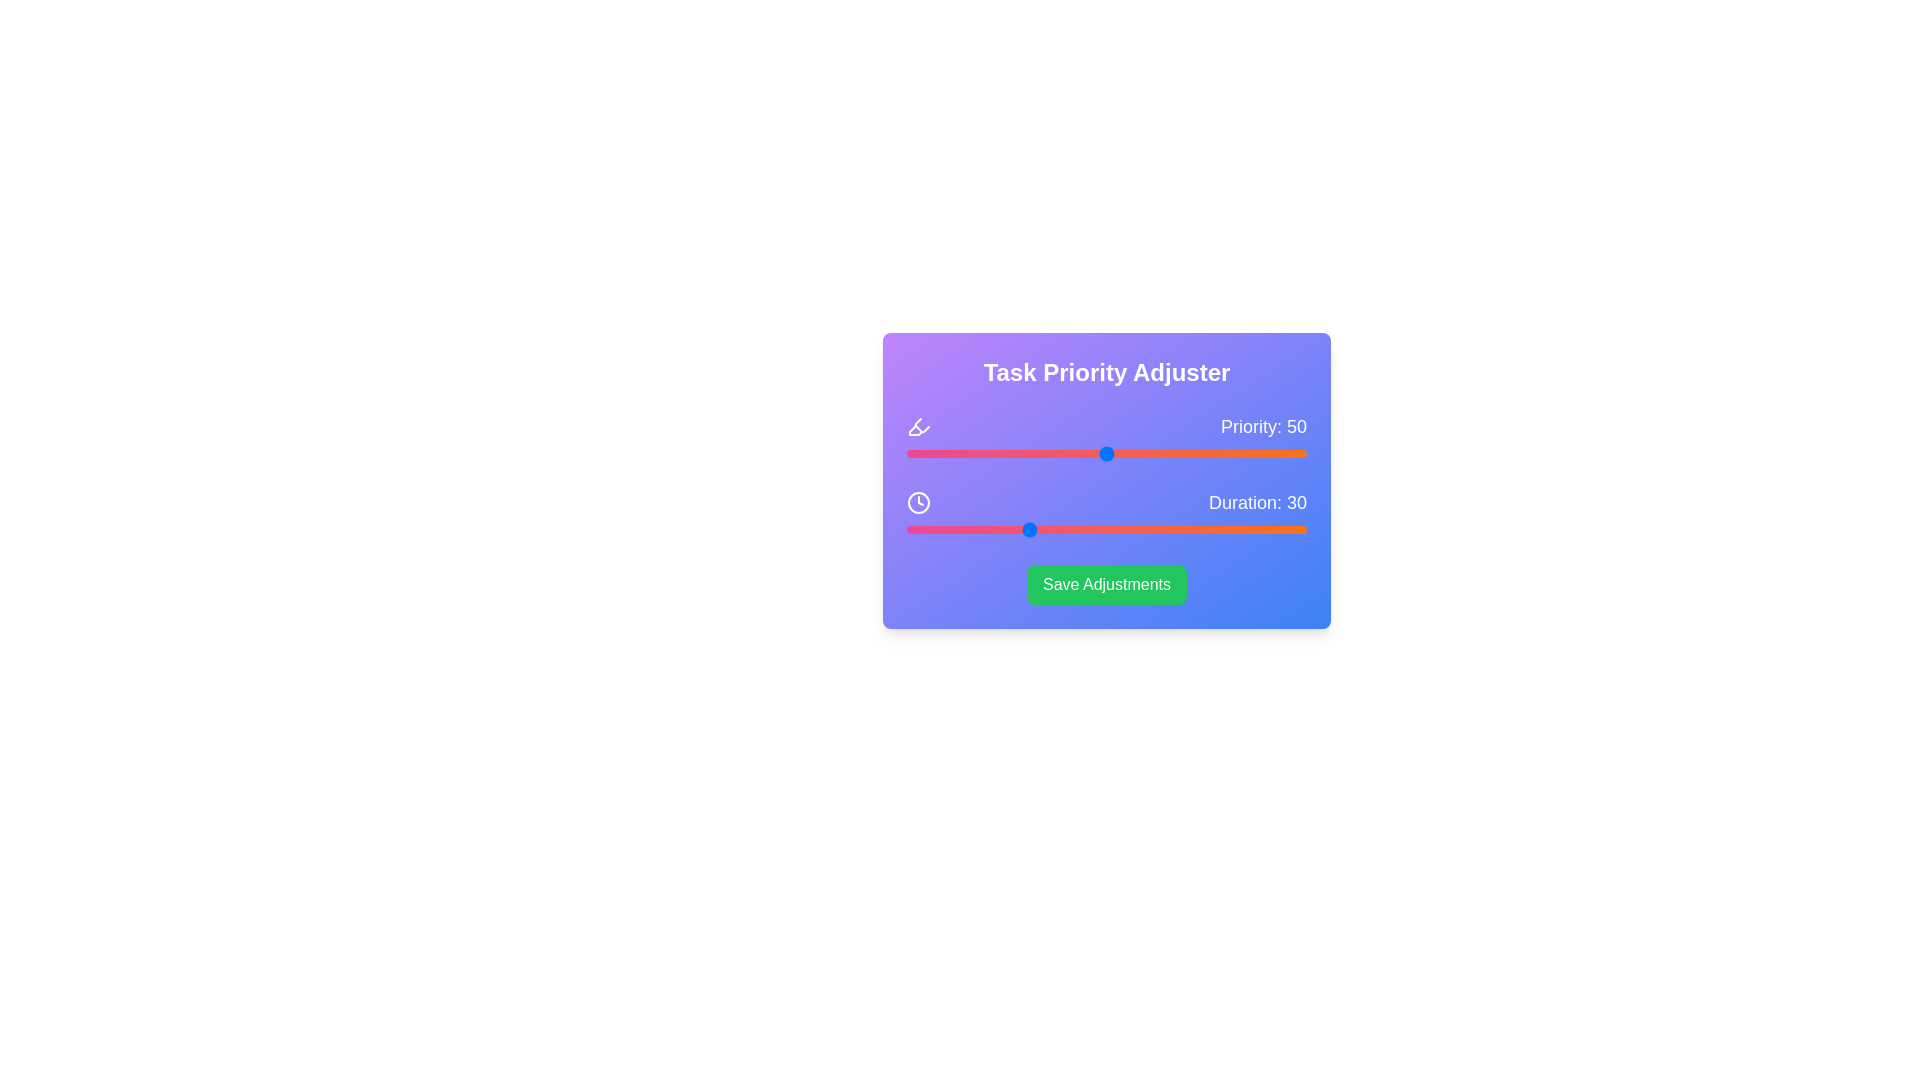 The height and width of the screenshot is (1080, 1920). I want to click on the 'Duration' slider to 92 value, so click(1274, 528).